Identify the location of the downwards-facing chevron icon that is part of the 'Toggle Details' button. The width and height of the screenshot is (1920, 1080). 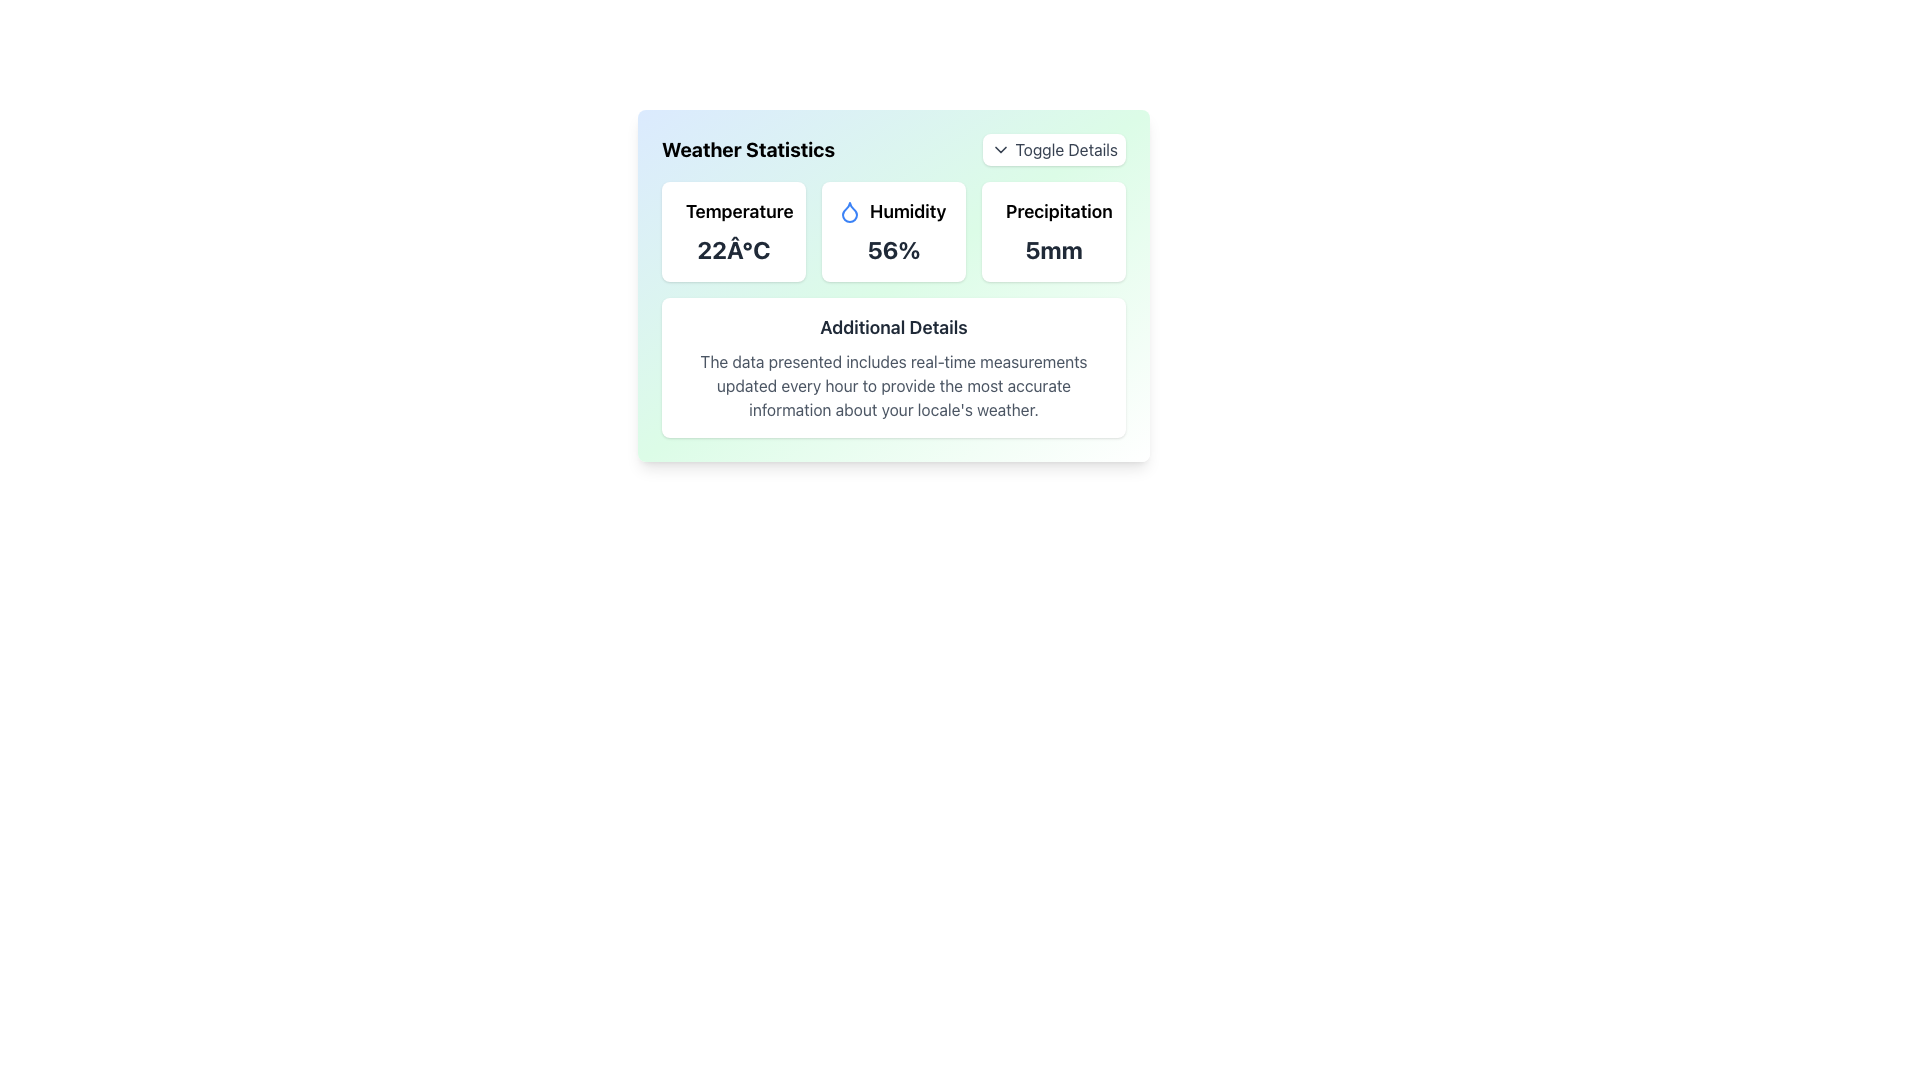
(1001, 149).